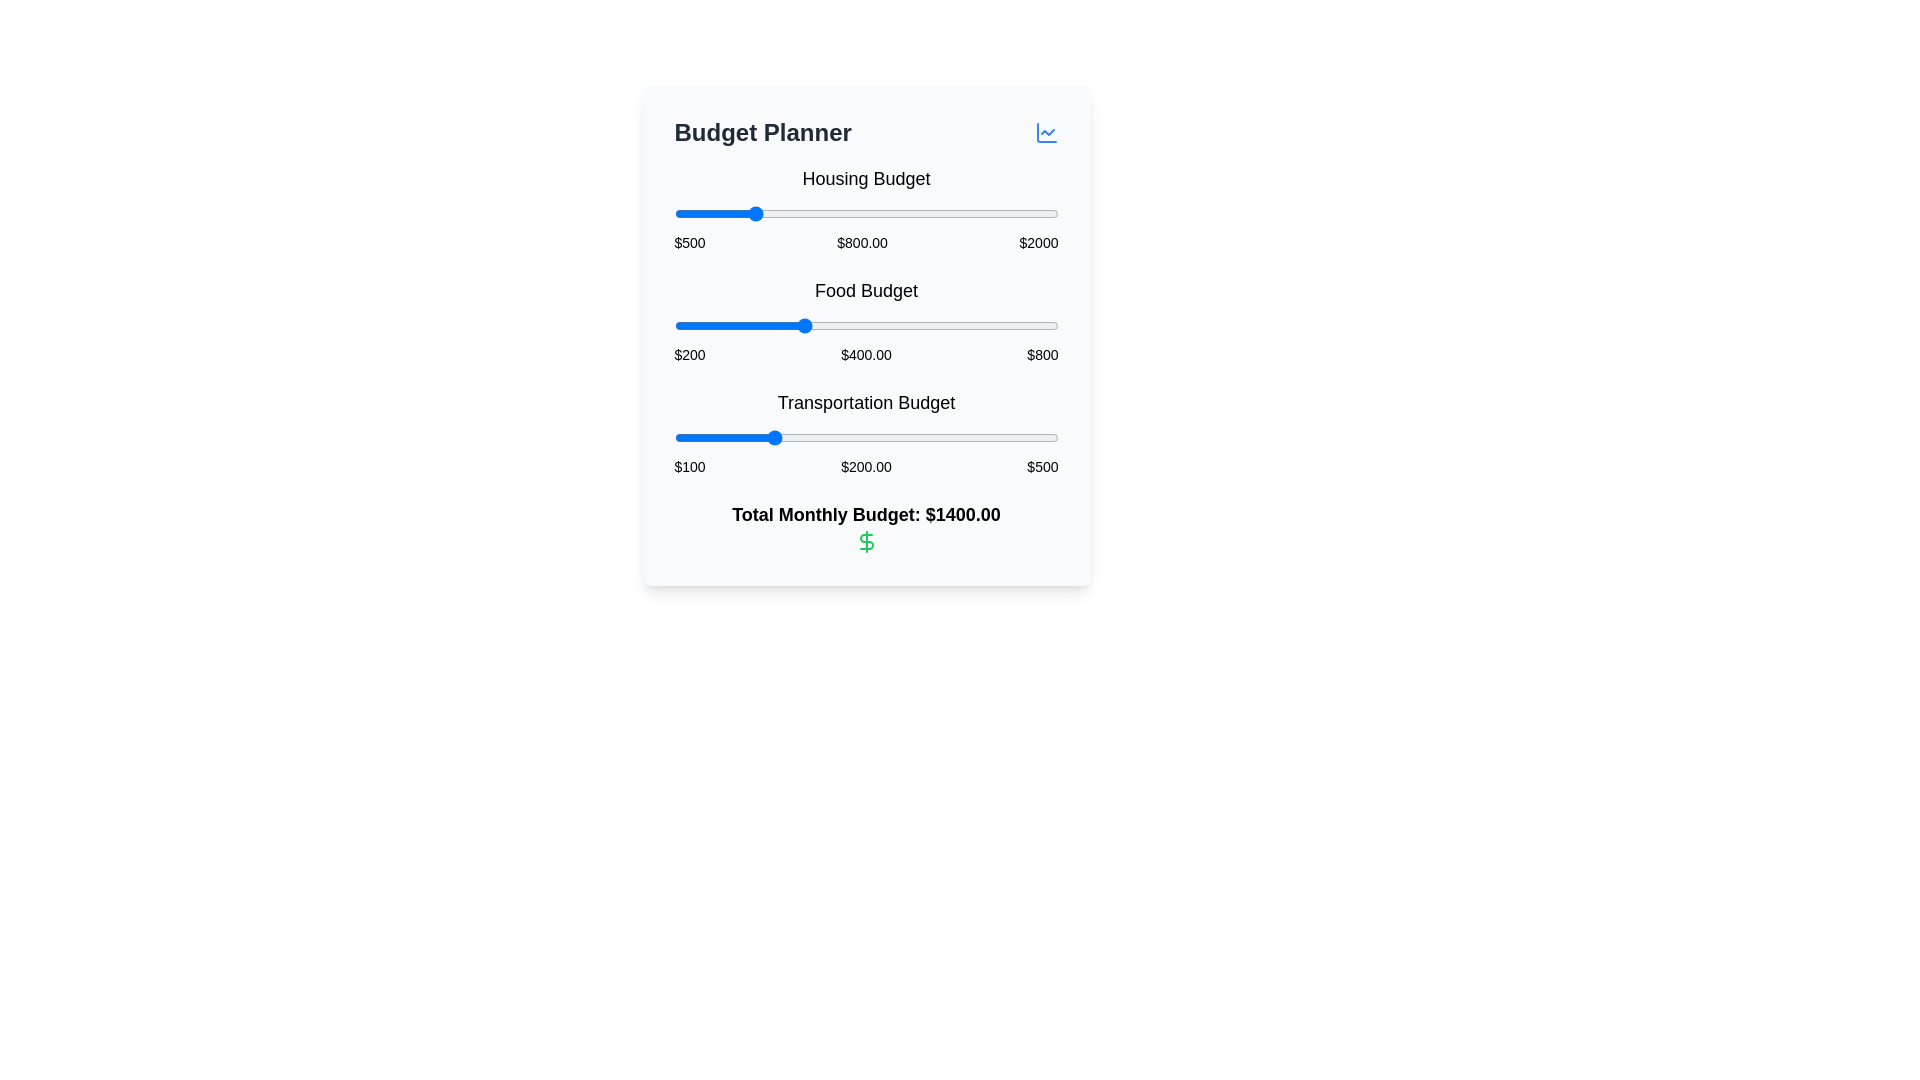 The image size is (1920, 1080). I want to click on the Food Budget slider value, so click(925, 325).